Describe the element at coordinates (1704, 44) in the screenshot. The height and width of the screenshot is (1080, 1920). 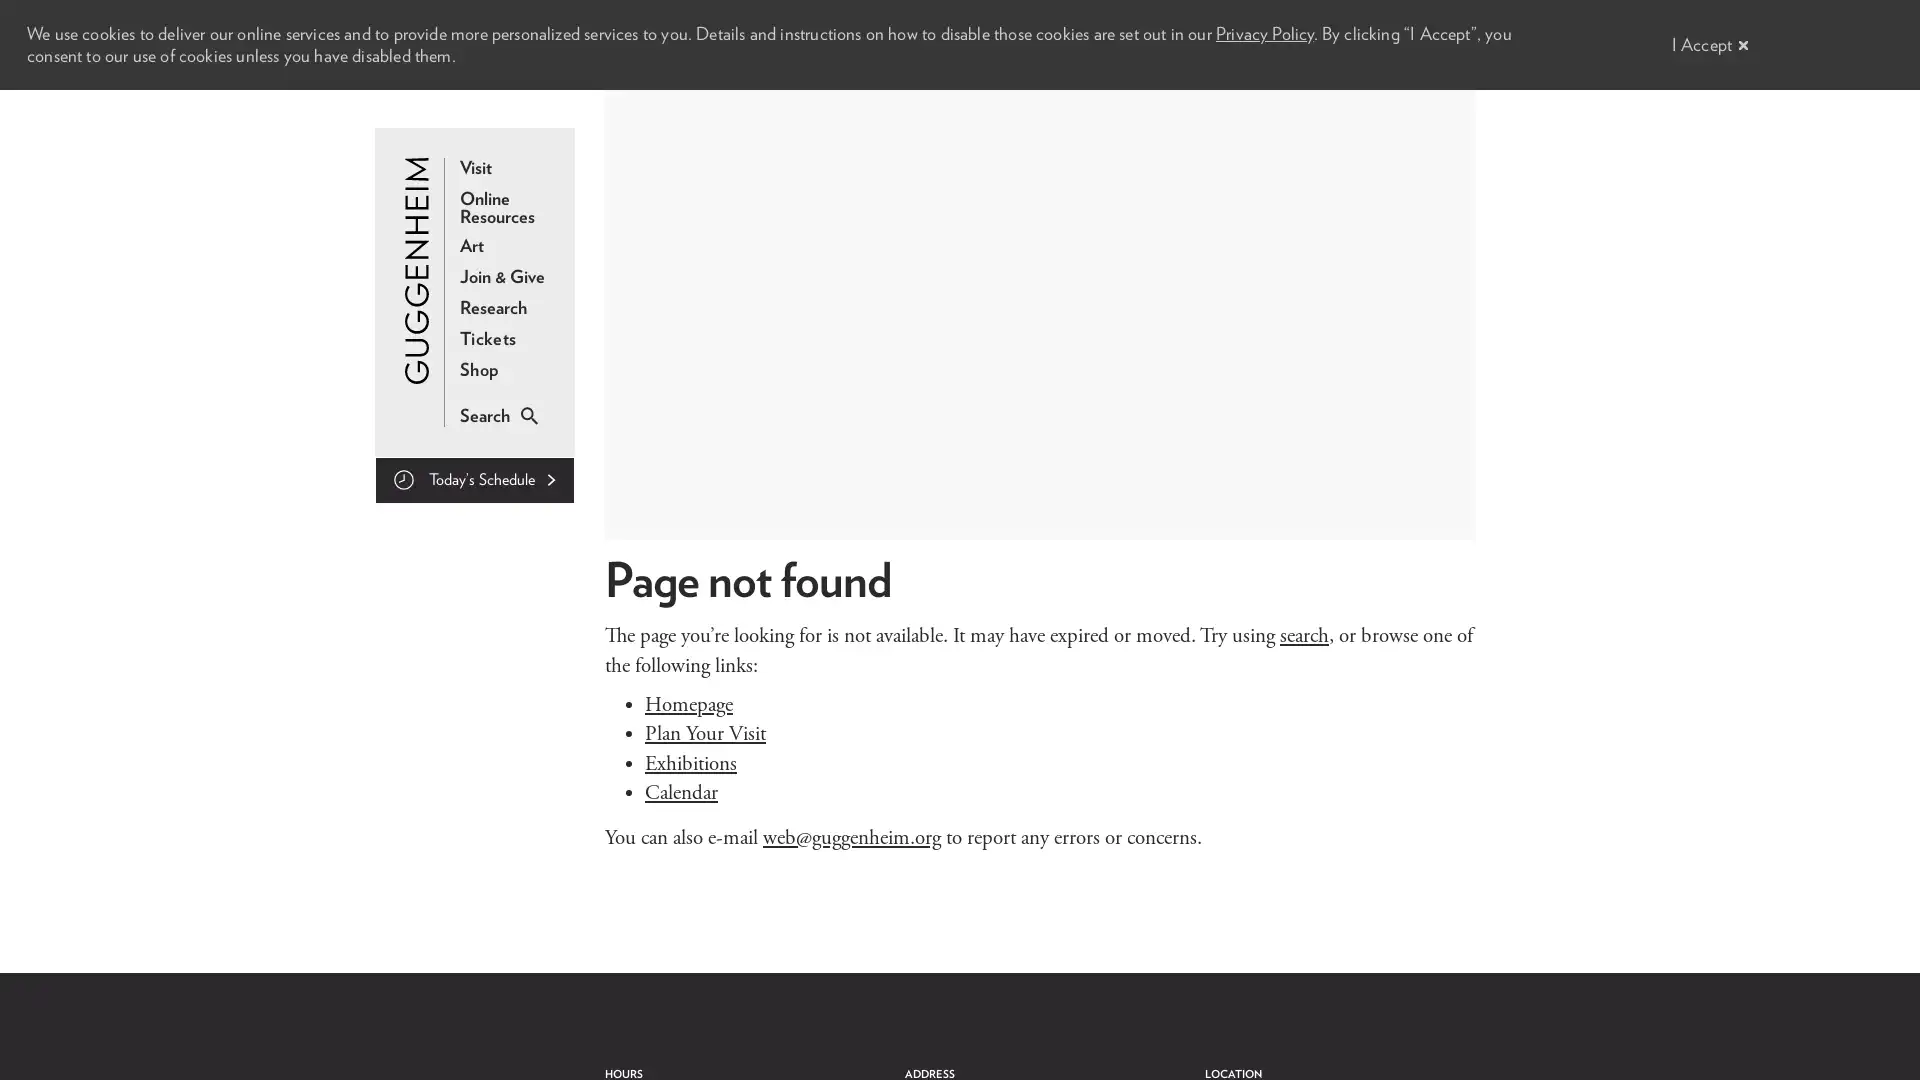
I see `I Accept` at that location.